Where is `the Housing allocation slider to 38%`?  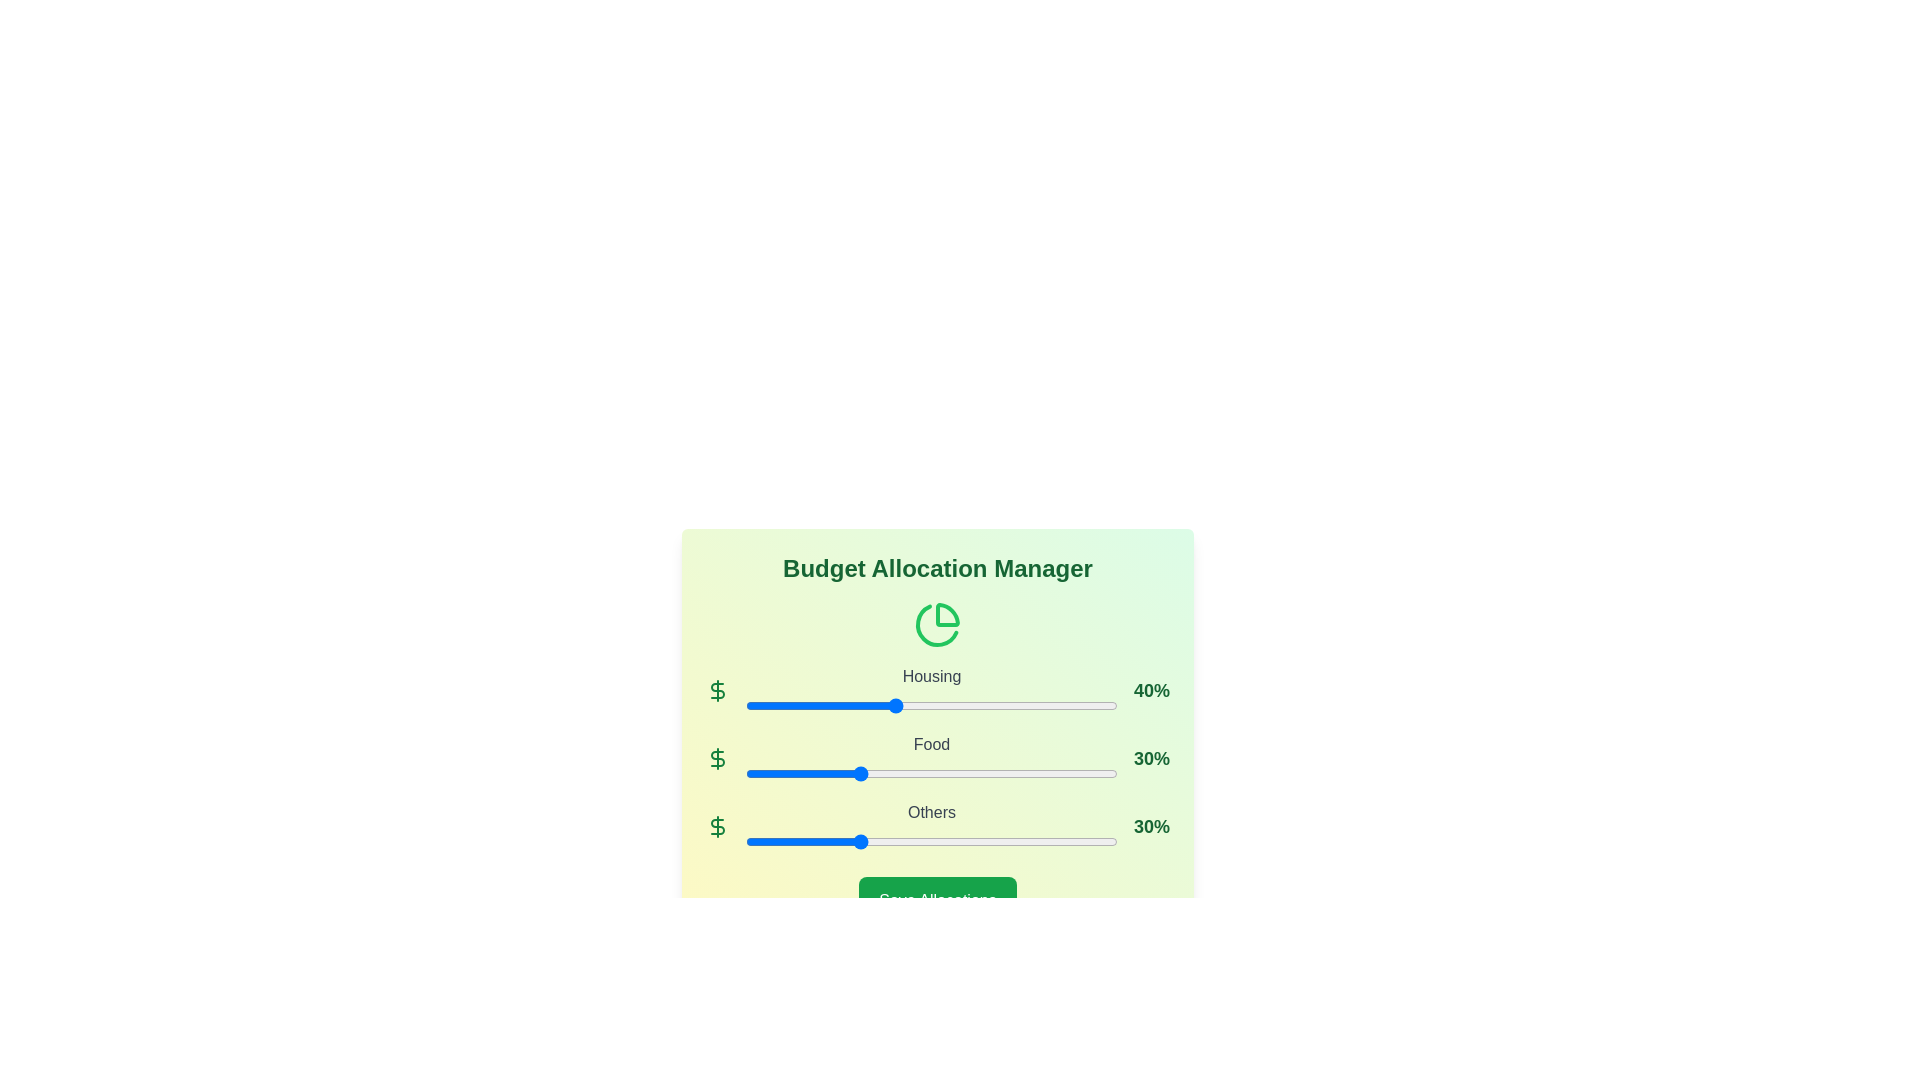 the Housing allocation slider to 38% is located at coordinates (886, 704).